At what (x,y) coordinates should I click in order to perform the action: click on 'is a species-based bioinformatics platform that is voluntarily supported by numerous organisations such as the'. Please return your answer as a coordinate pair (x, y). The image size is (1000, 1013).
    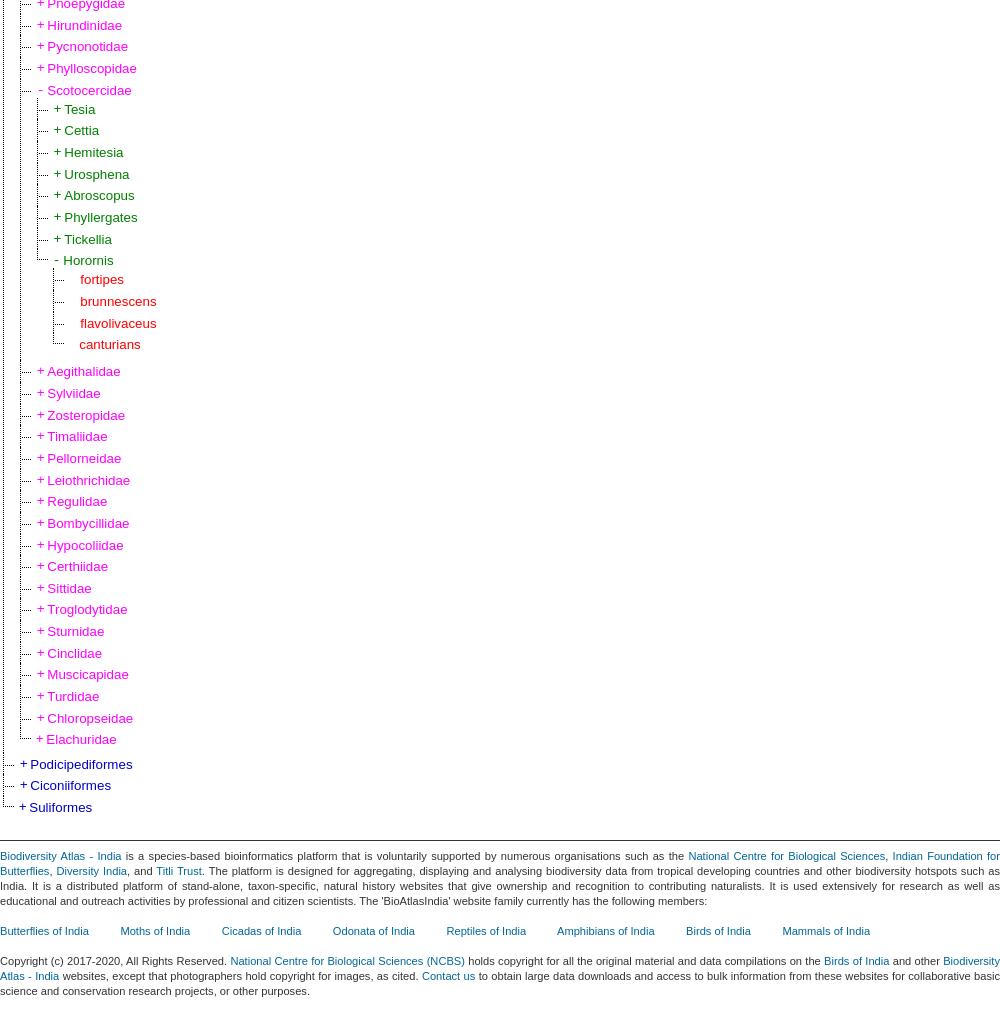
    Looking at the image, I should click on (404, 854).